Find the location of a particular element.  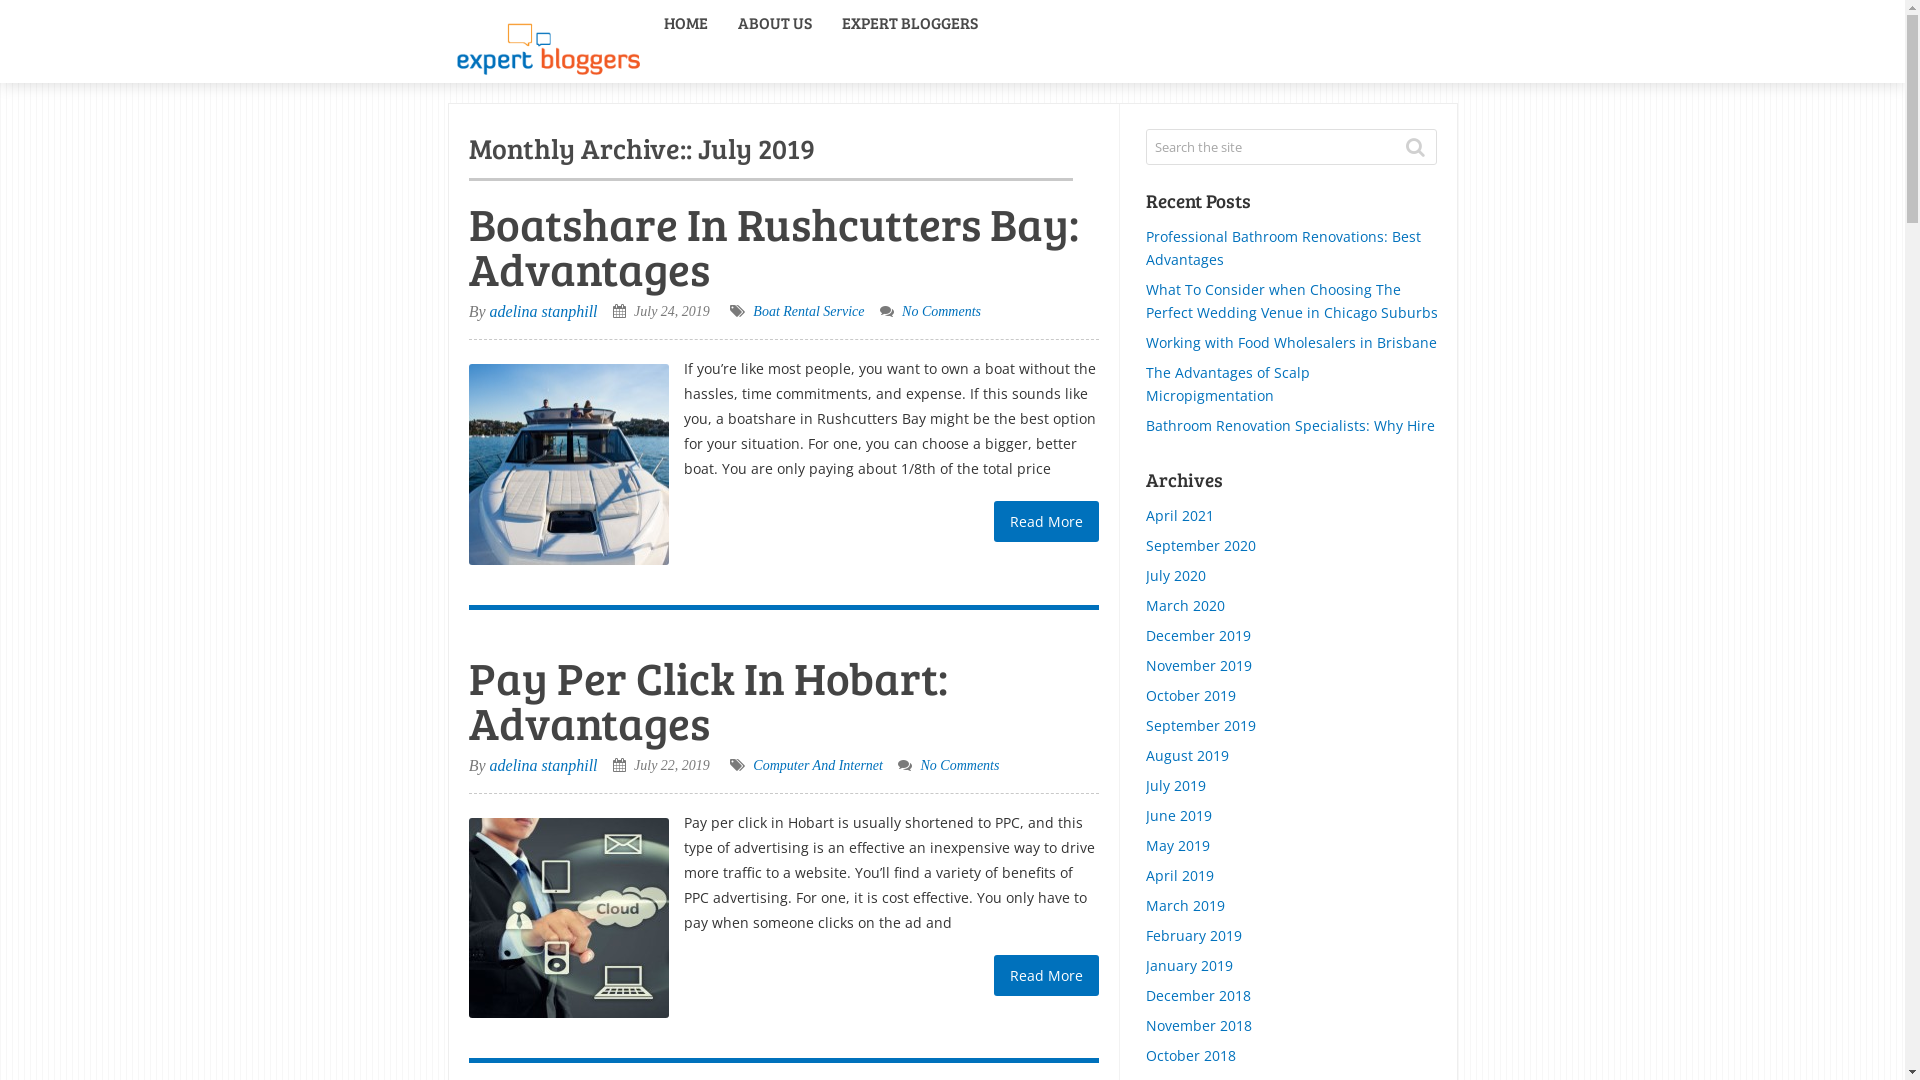

'ABOUT US' is located at coordinates (772, 22).